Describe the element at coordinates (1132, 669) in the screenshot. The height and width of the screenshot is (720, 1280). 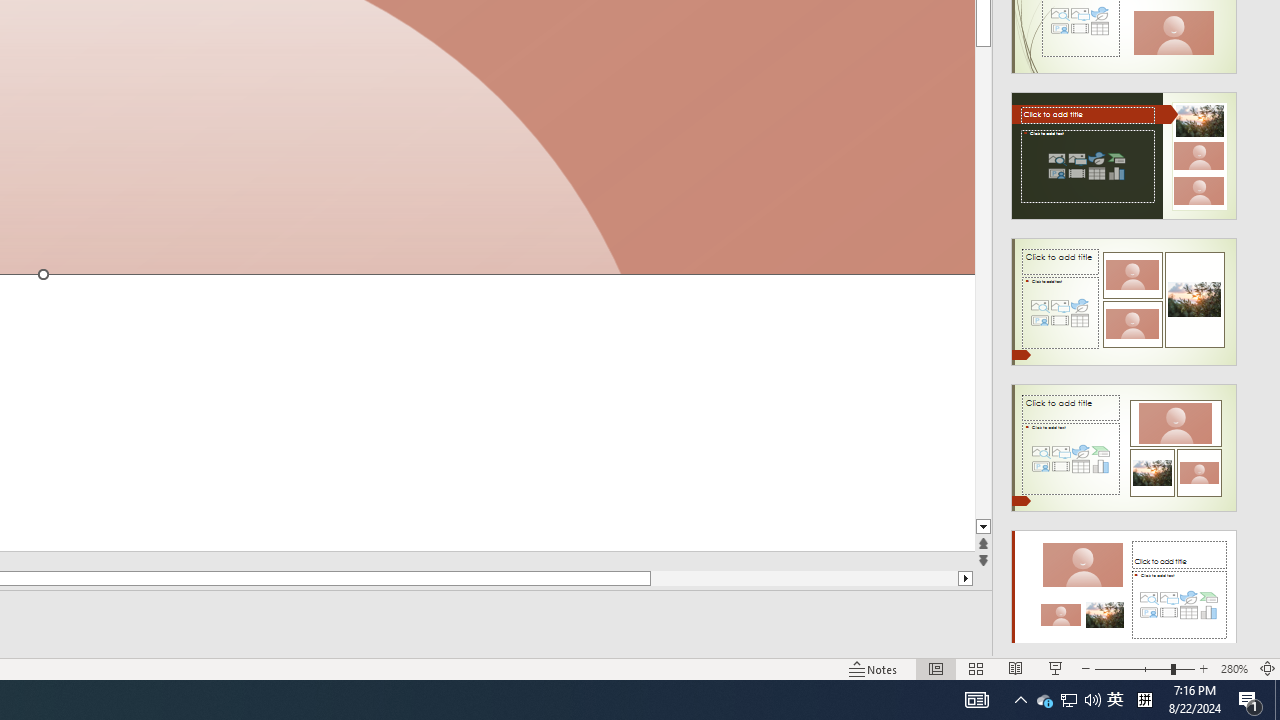
I see `'Zoom Out'` at that location.